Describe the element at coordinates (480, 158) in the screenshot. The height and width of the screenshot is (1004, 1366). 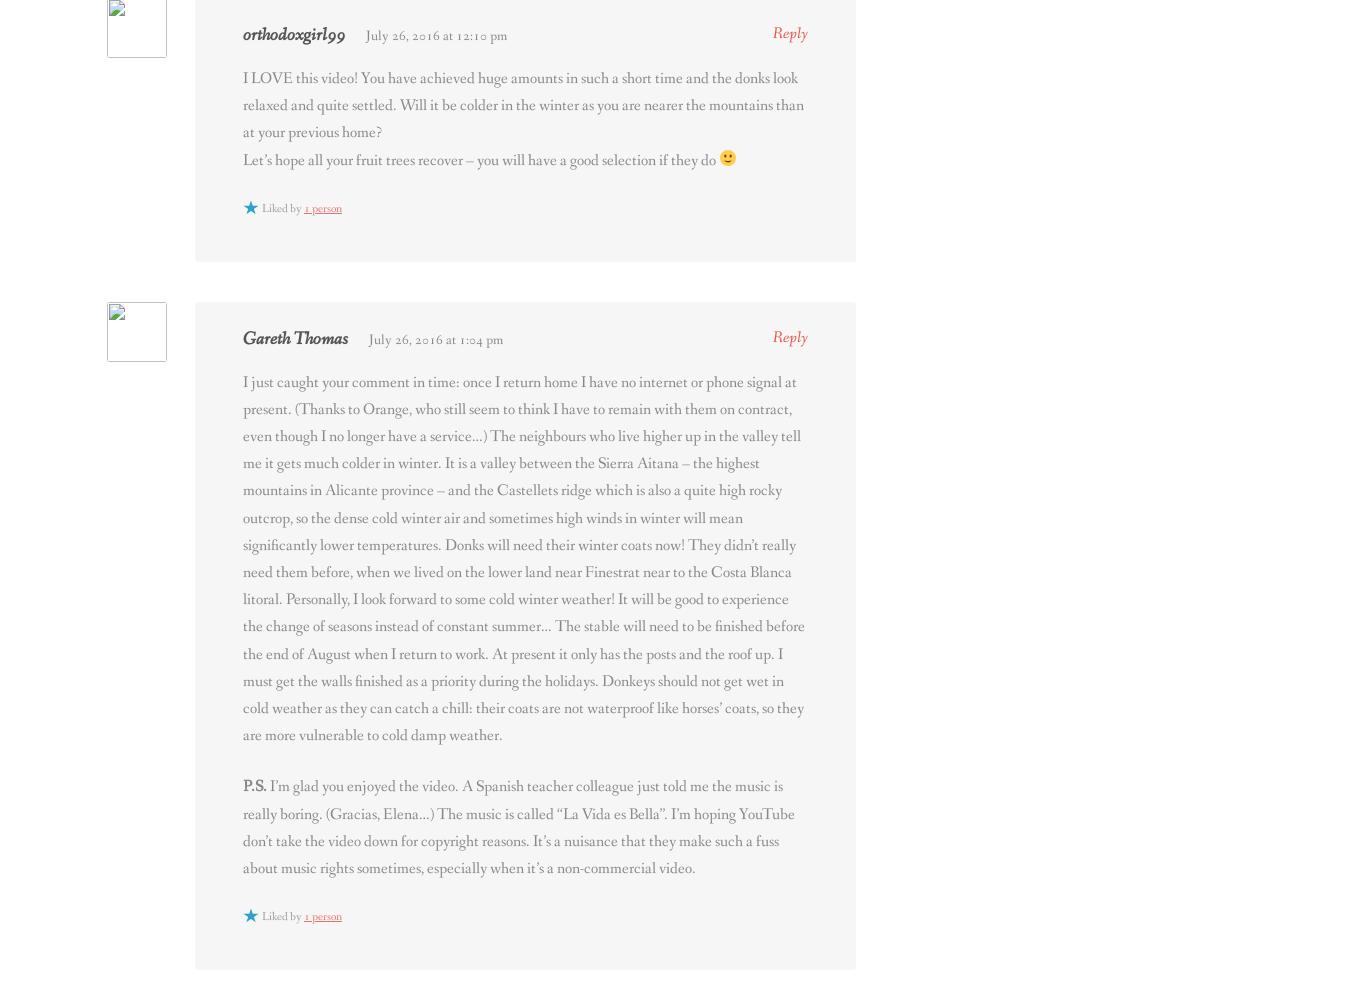
I see `'Let’s hope all your fruit trees recover – you will have a good selection if they do'` at that location.